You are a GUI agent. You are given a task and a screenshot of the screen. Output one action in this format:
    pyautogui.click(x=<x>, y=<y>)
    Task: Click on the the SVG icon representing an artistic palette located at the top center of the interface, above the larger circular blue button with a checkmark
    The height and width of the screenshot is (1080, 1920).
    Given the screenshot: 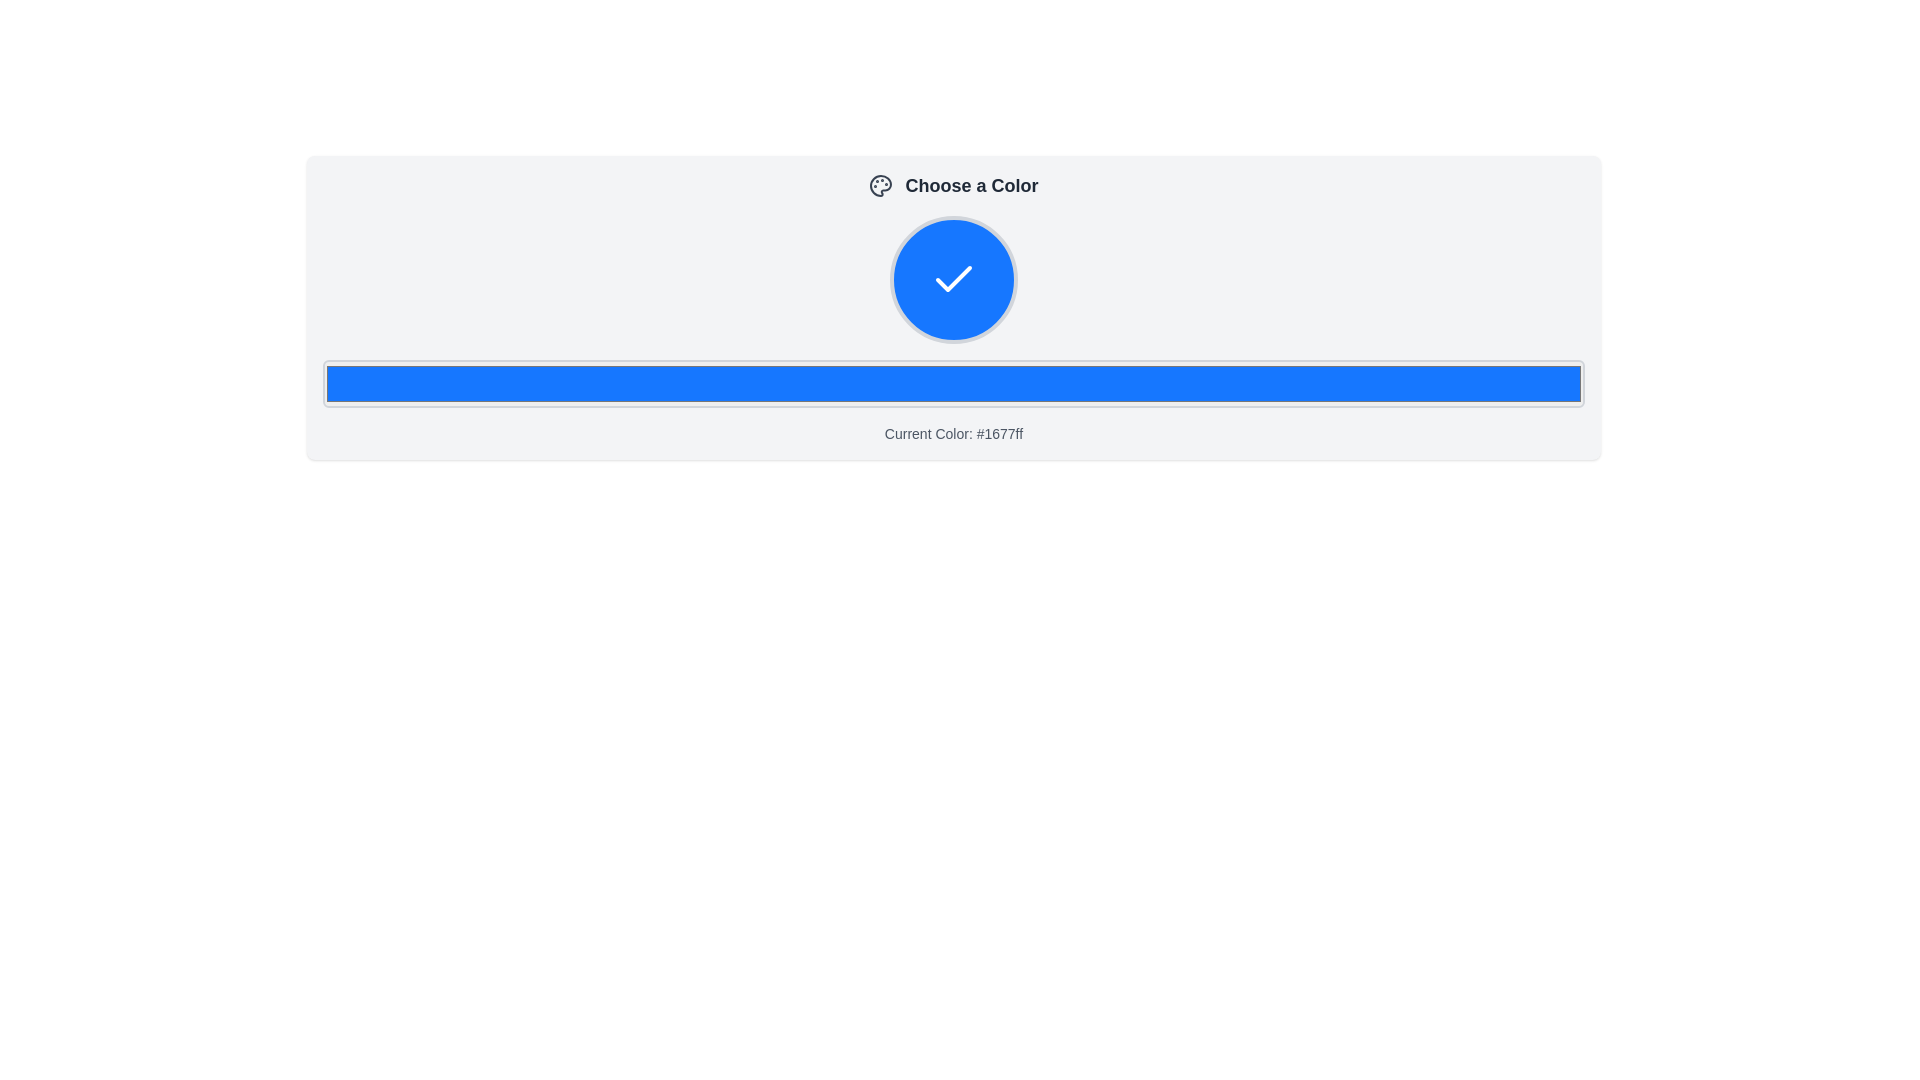 What is the action you would take?
    pyautogui.click(x=880, y=185)
    